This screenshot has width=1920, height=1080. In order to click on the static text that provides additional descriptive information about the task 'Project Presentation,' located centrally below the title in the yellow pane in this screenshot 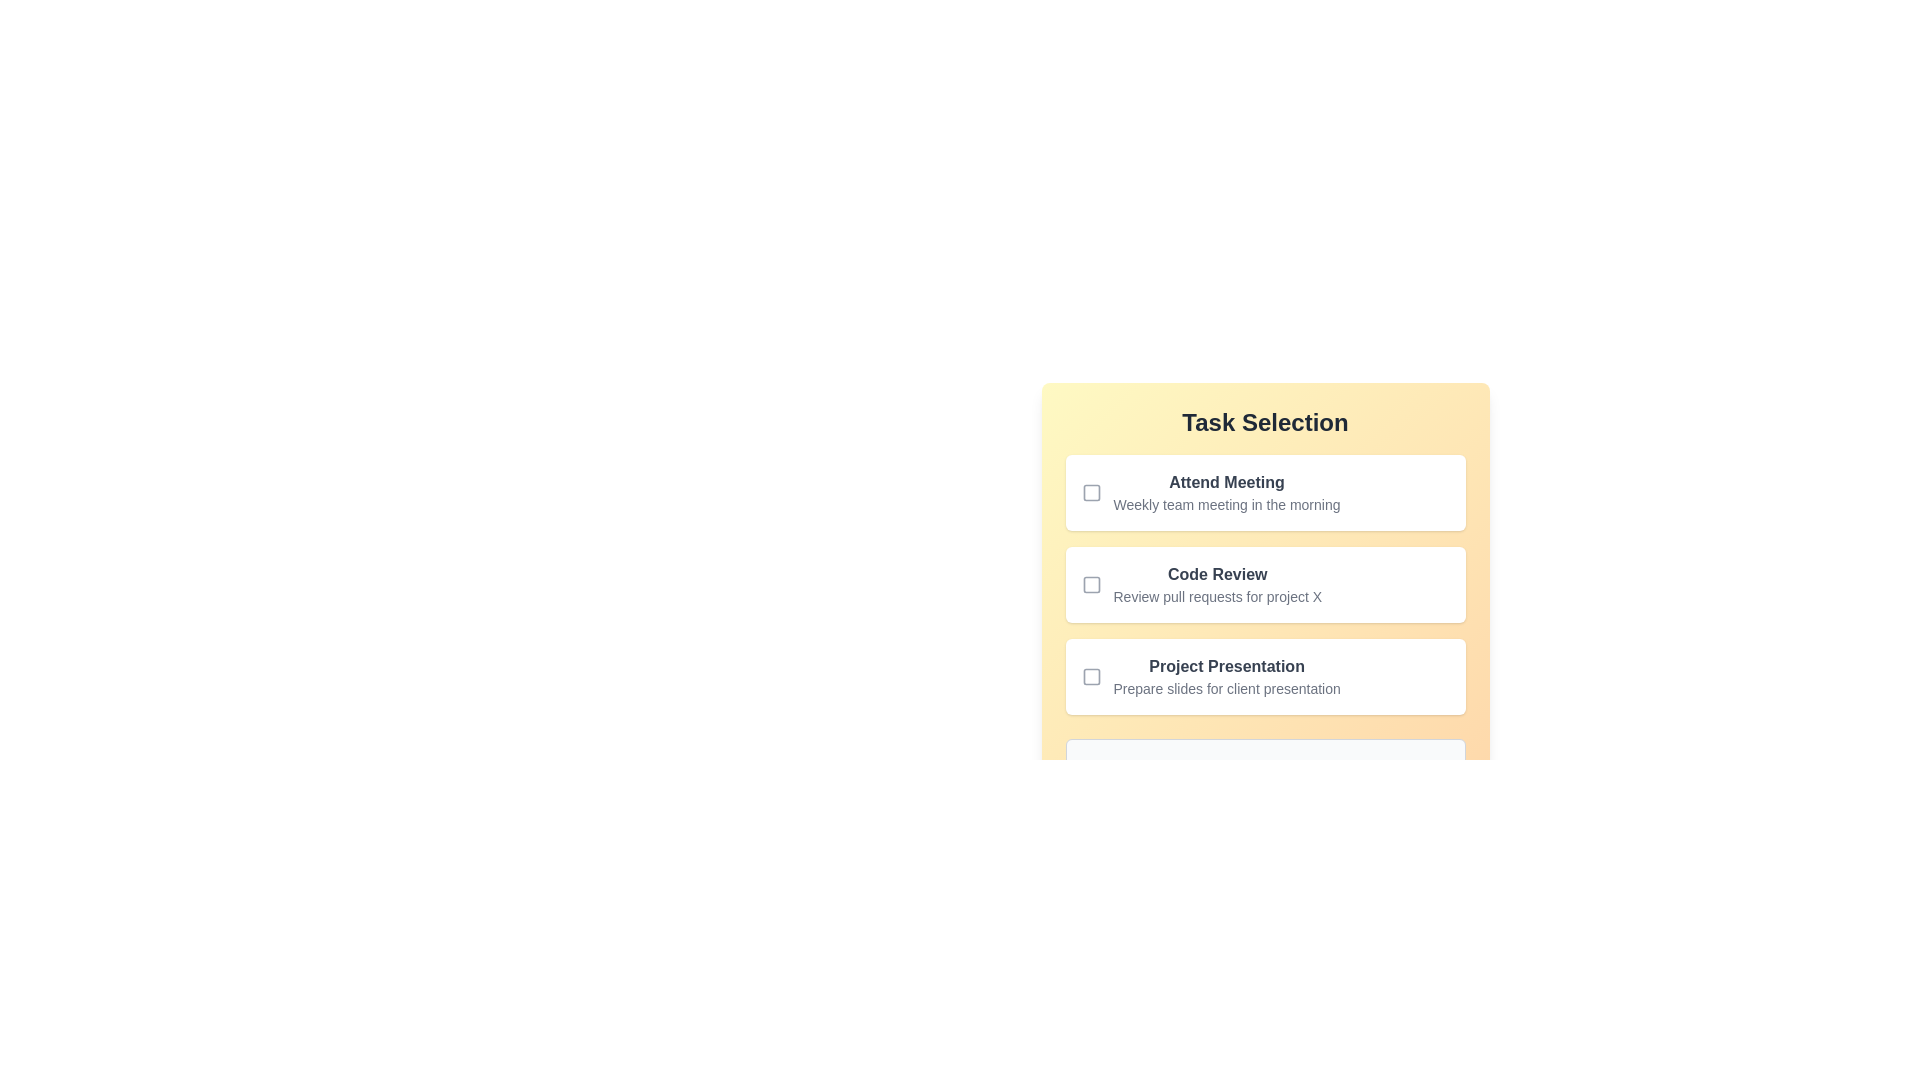, I will do `click(1226, 688)`.